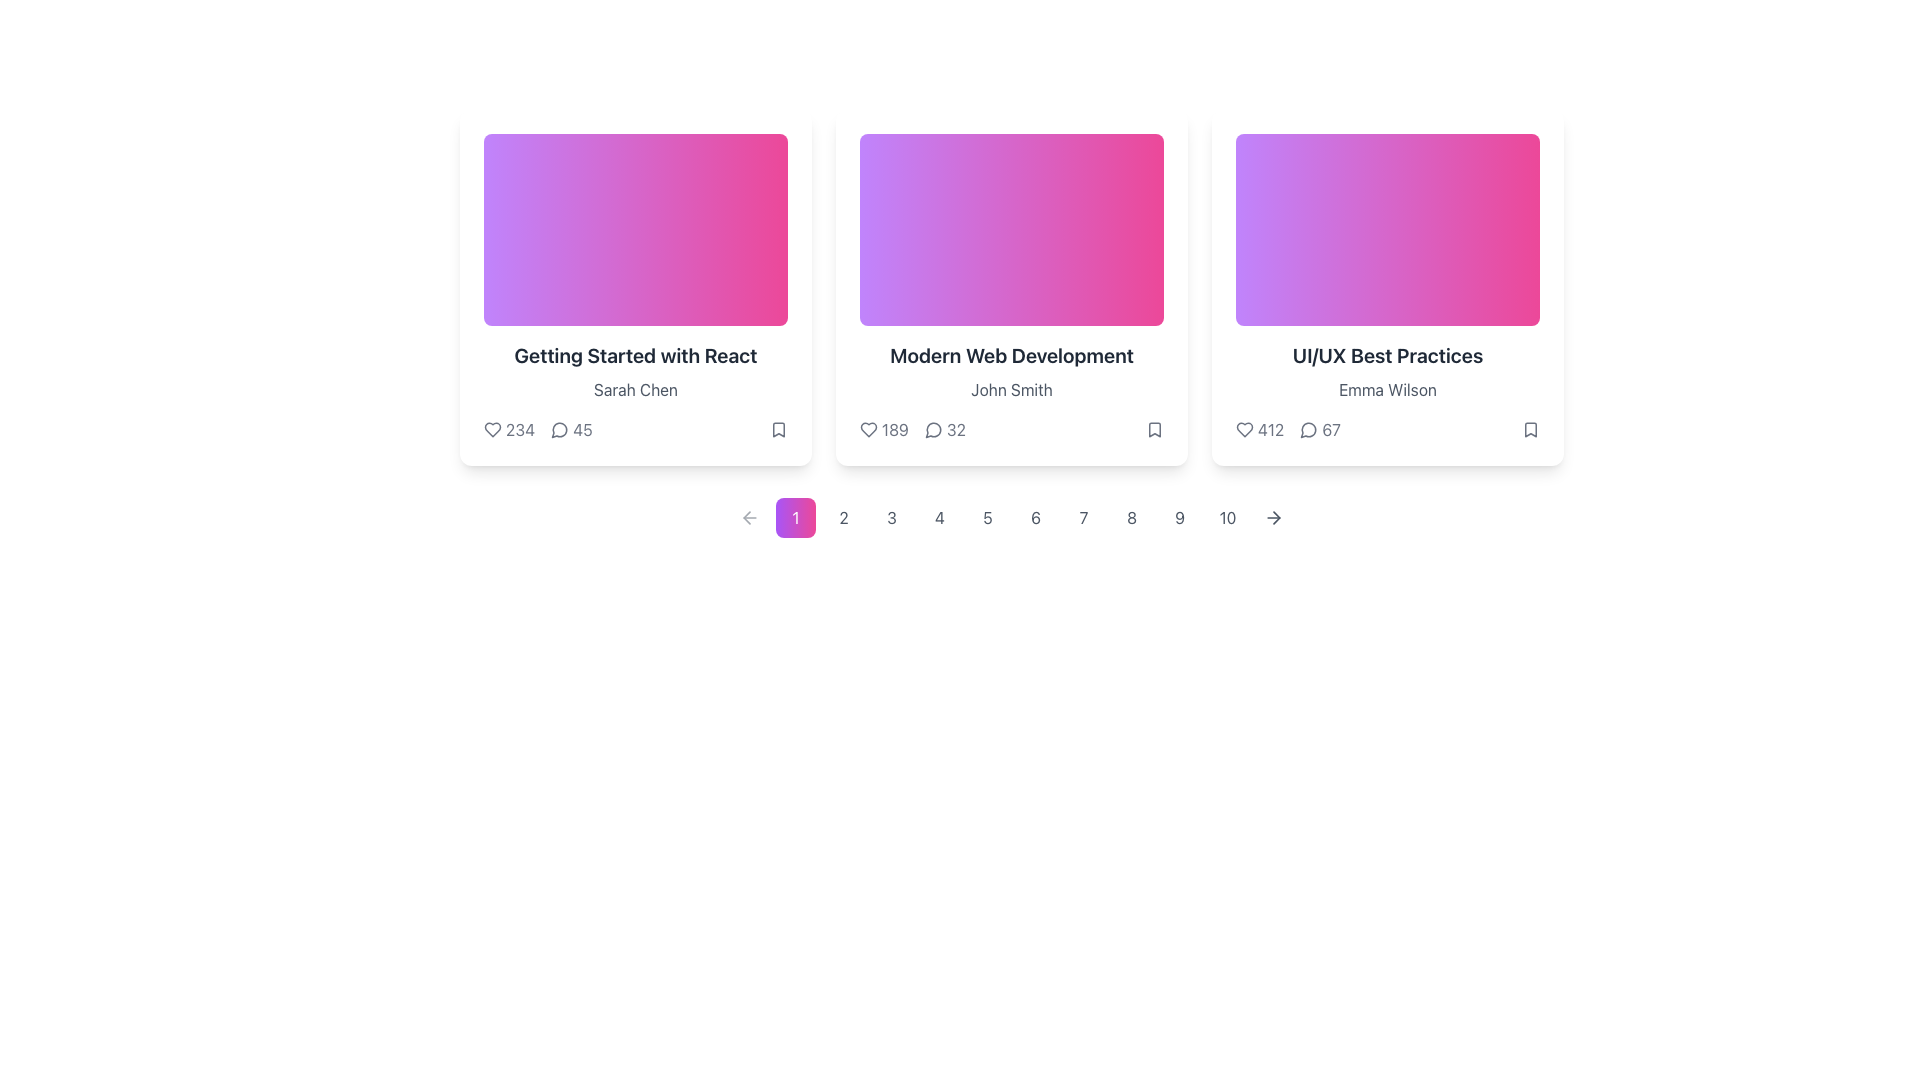 Image resolution: width=1920 pixels, height=1080 pixels. I want to click on the Bookmark icon, so click(1530, 428).